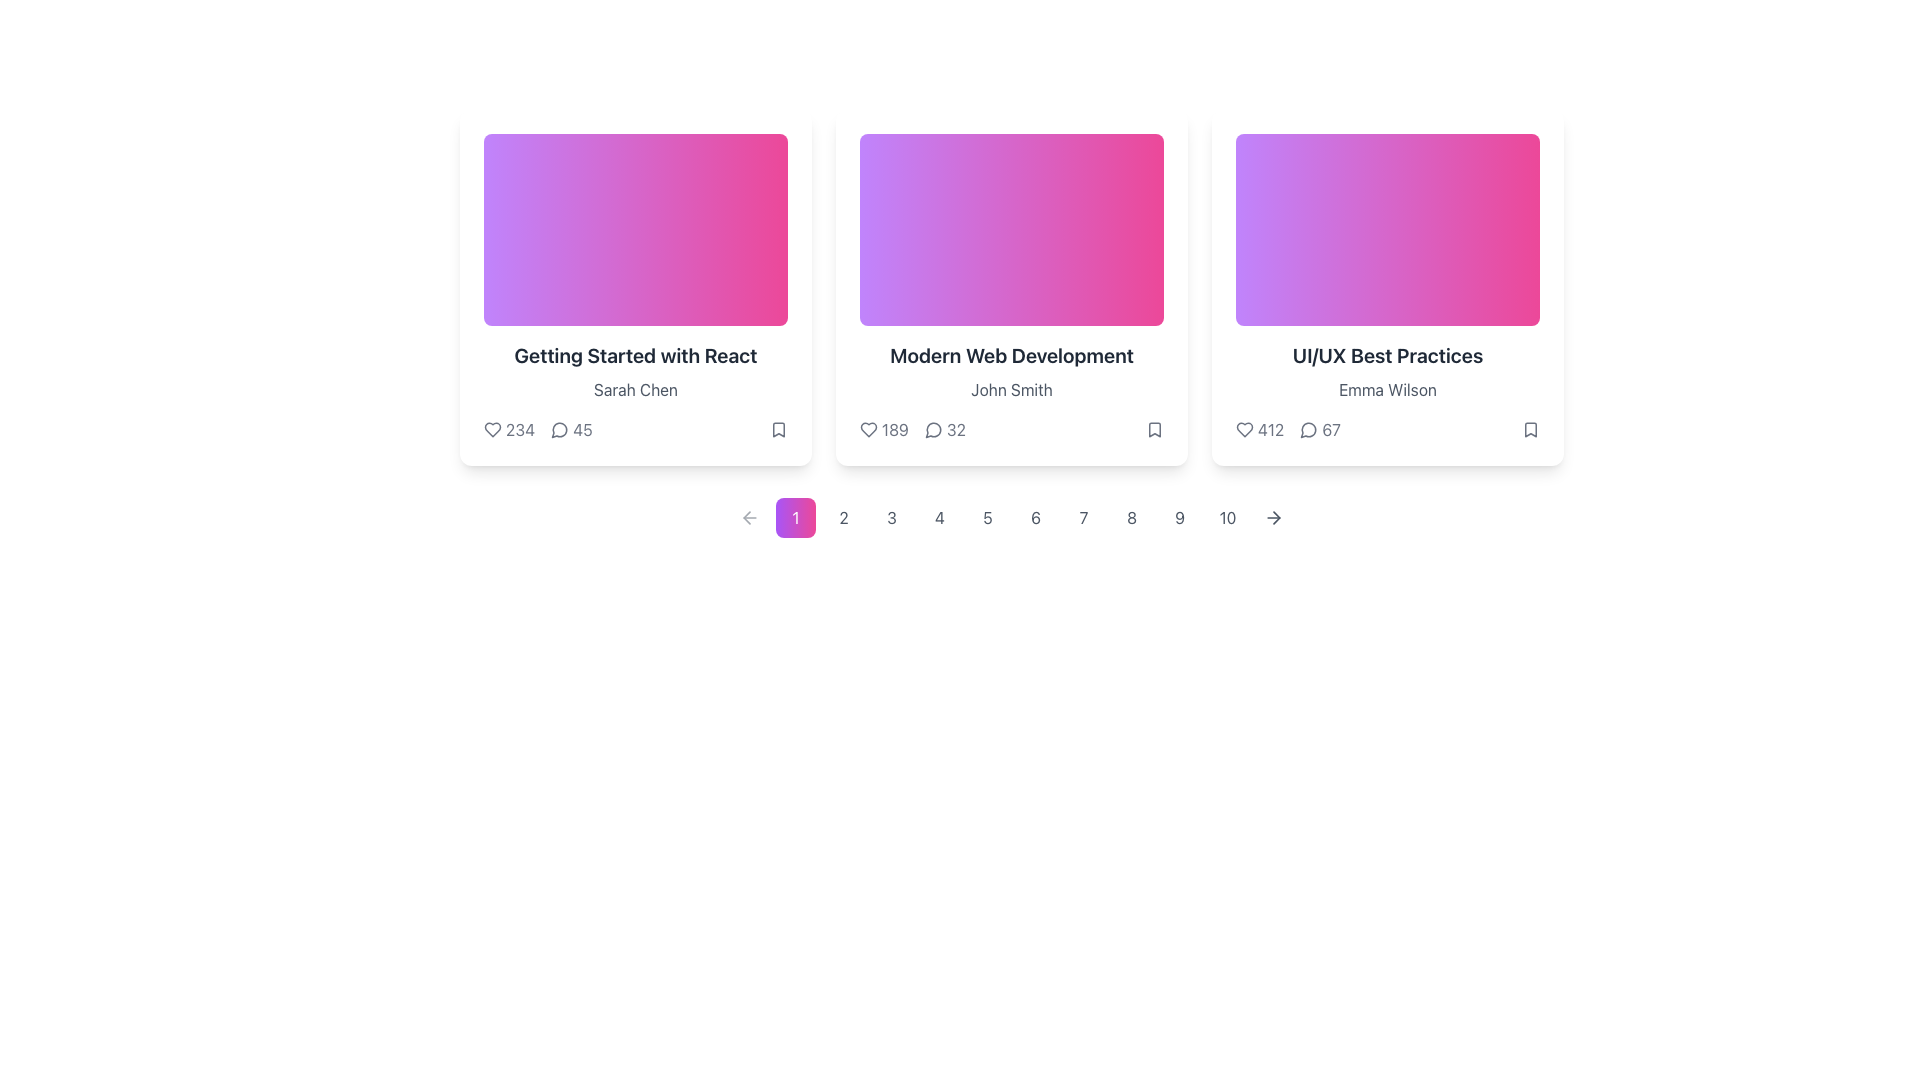 Image resolution: width=1920 pixels, height=1080 pixels. I want to click on the Bookmark icon, so click(1530, 428).